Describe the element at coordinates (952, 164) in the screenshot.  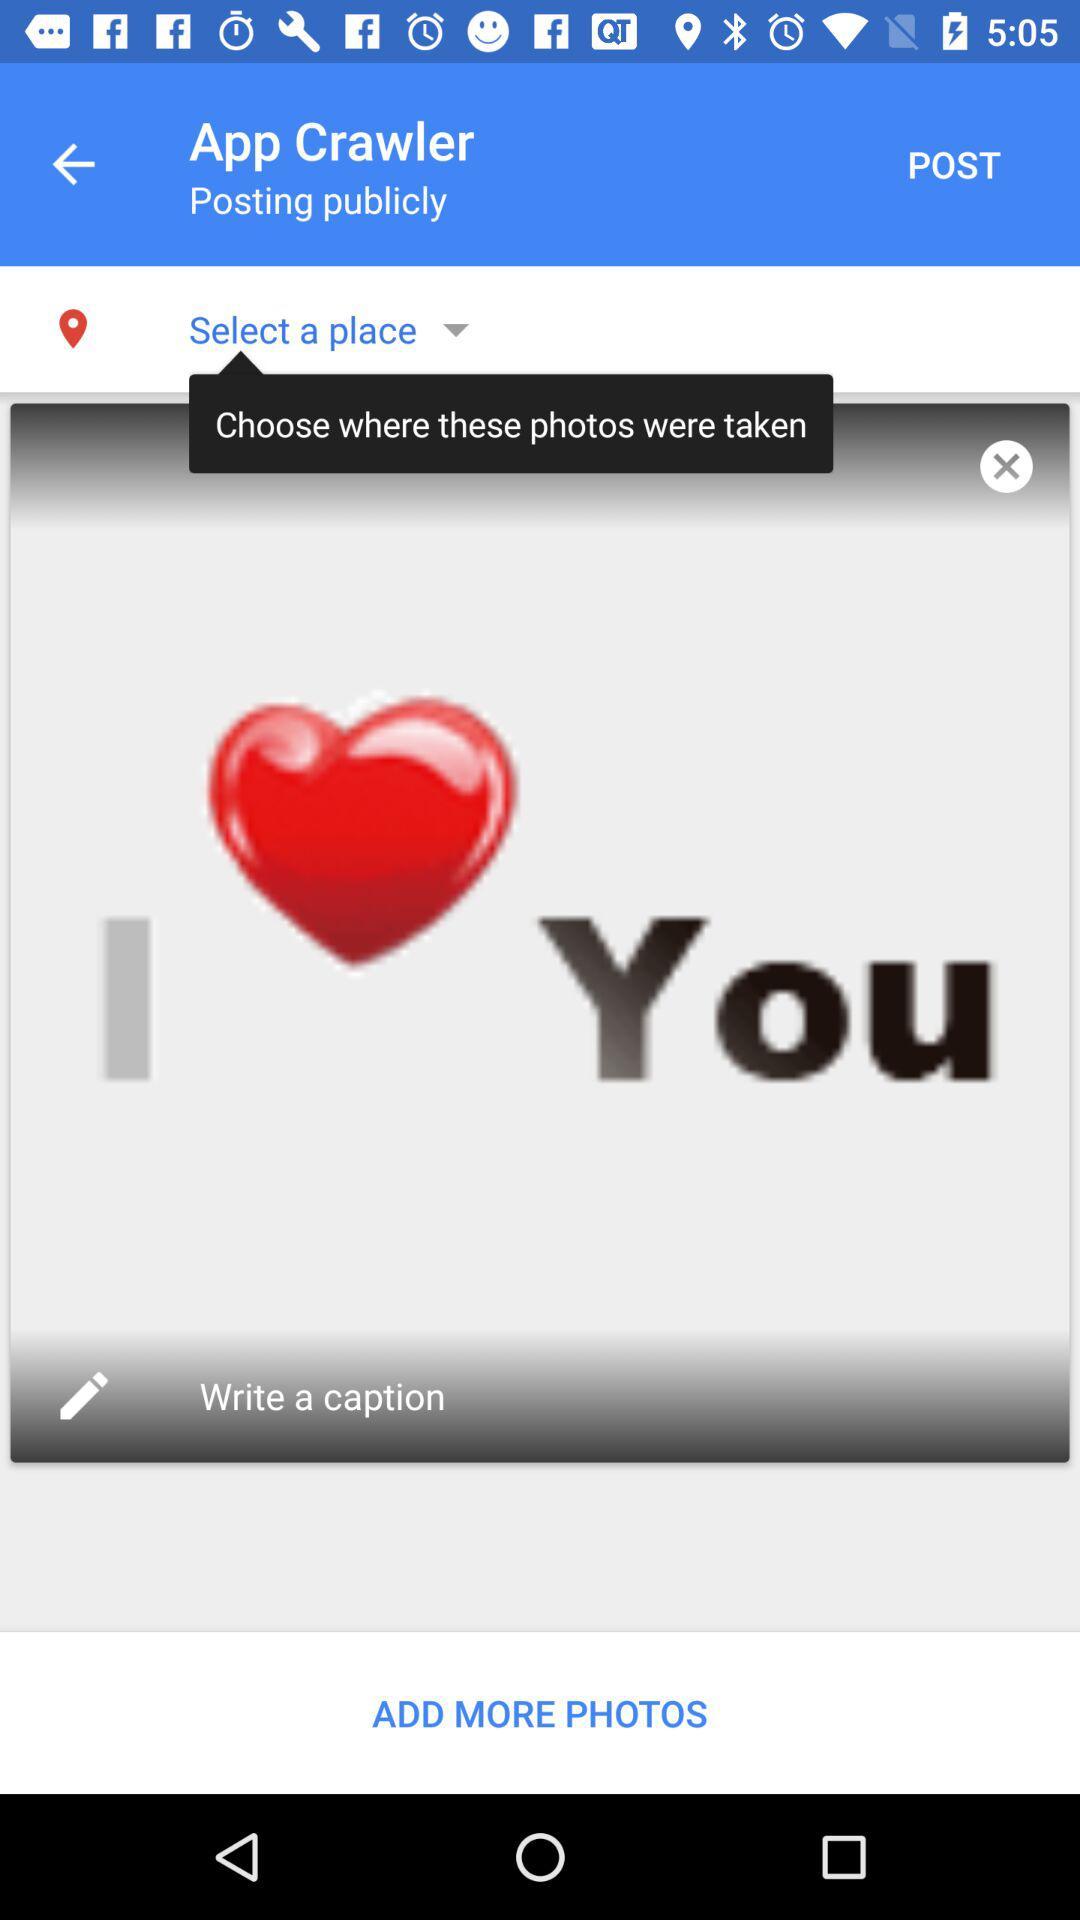
I see `the post` at that location.